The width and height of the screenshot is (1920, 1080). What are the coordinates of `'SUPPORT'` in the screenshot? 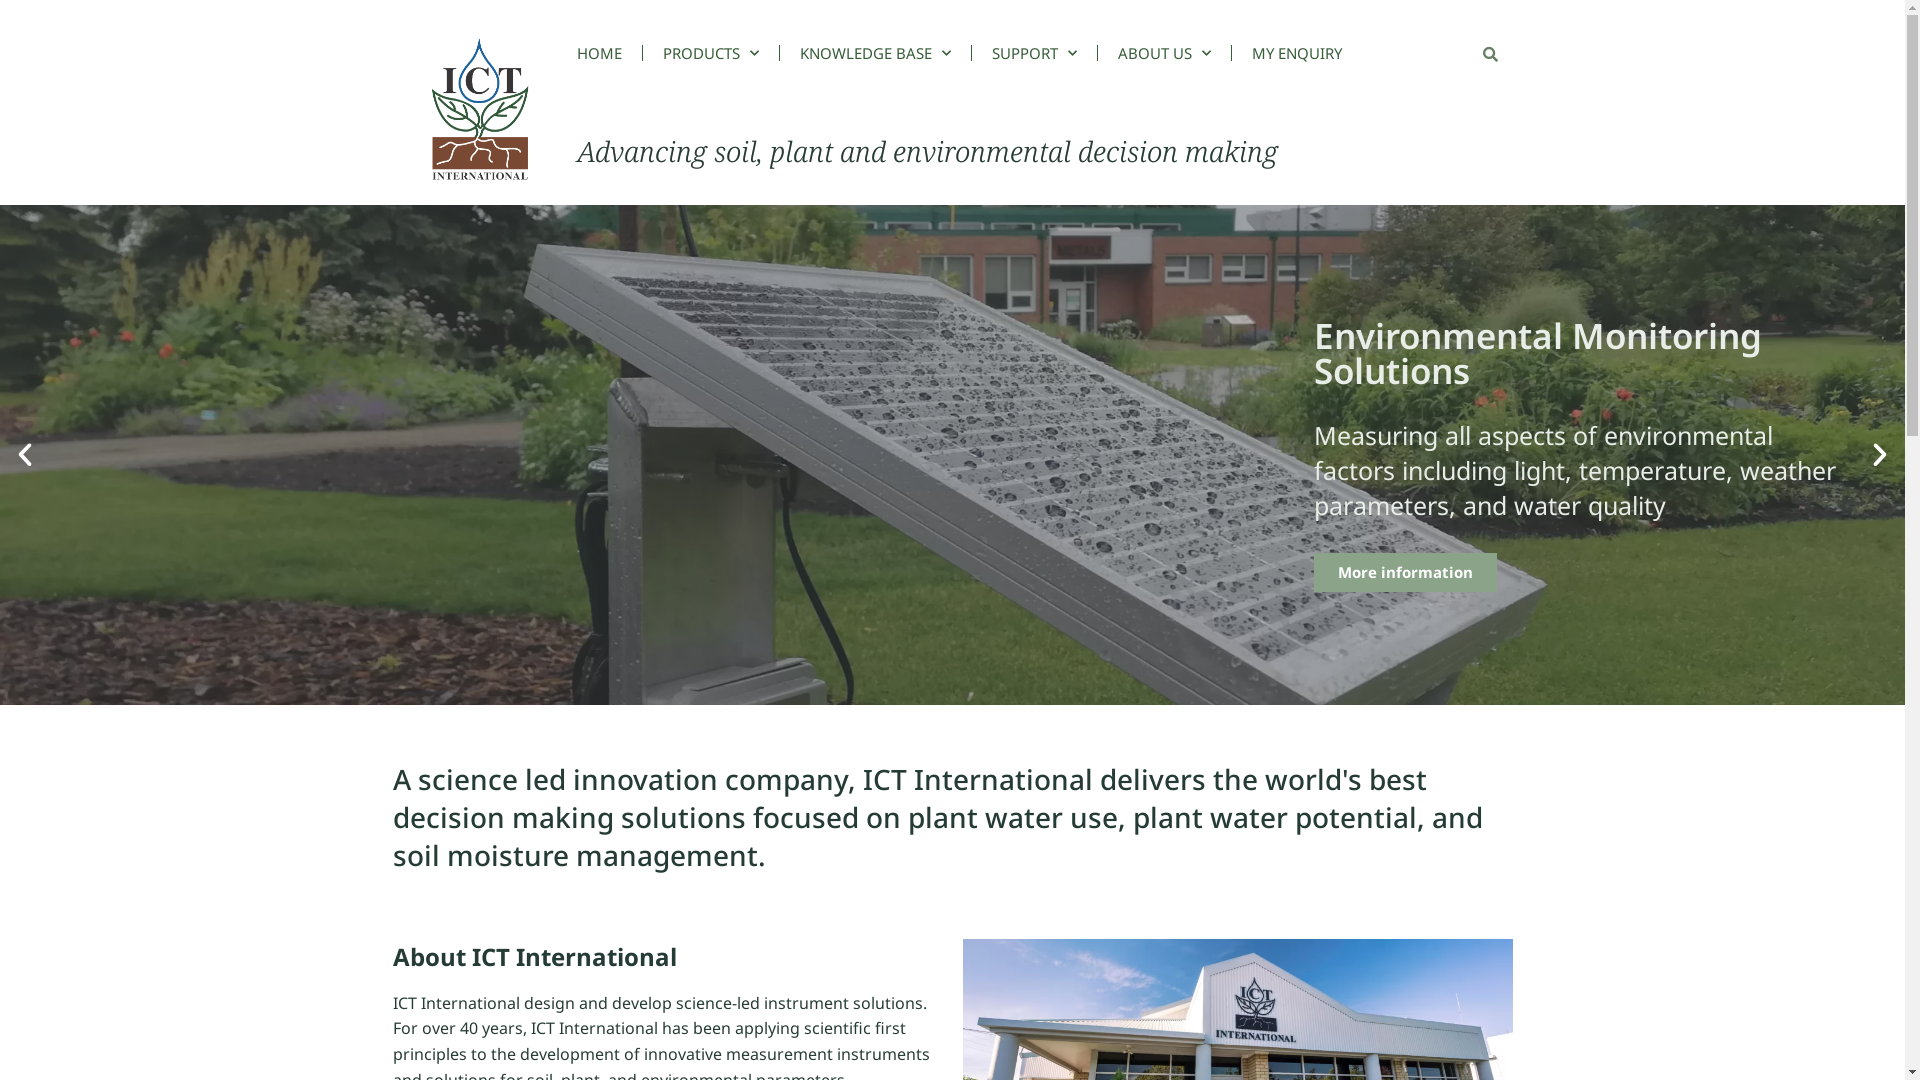 It's located at (1034, 52).